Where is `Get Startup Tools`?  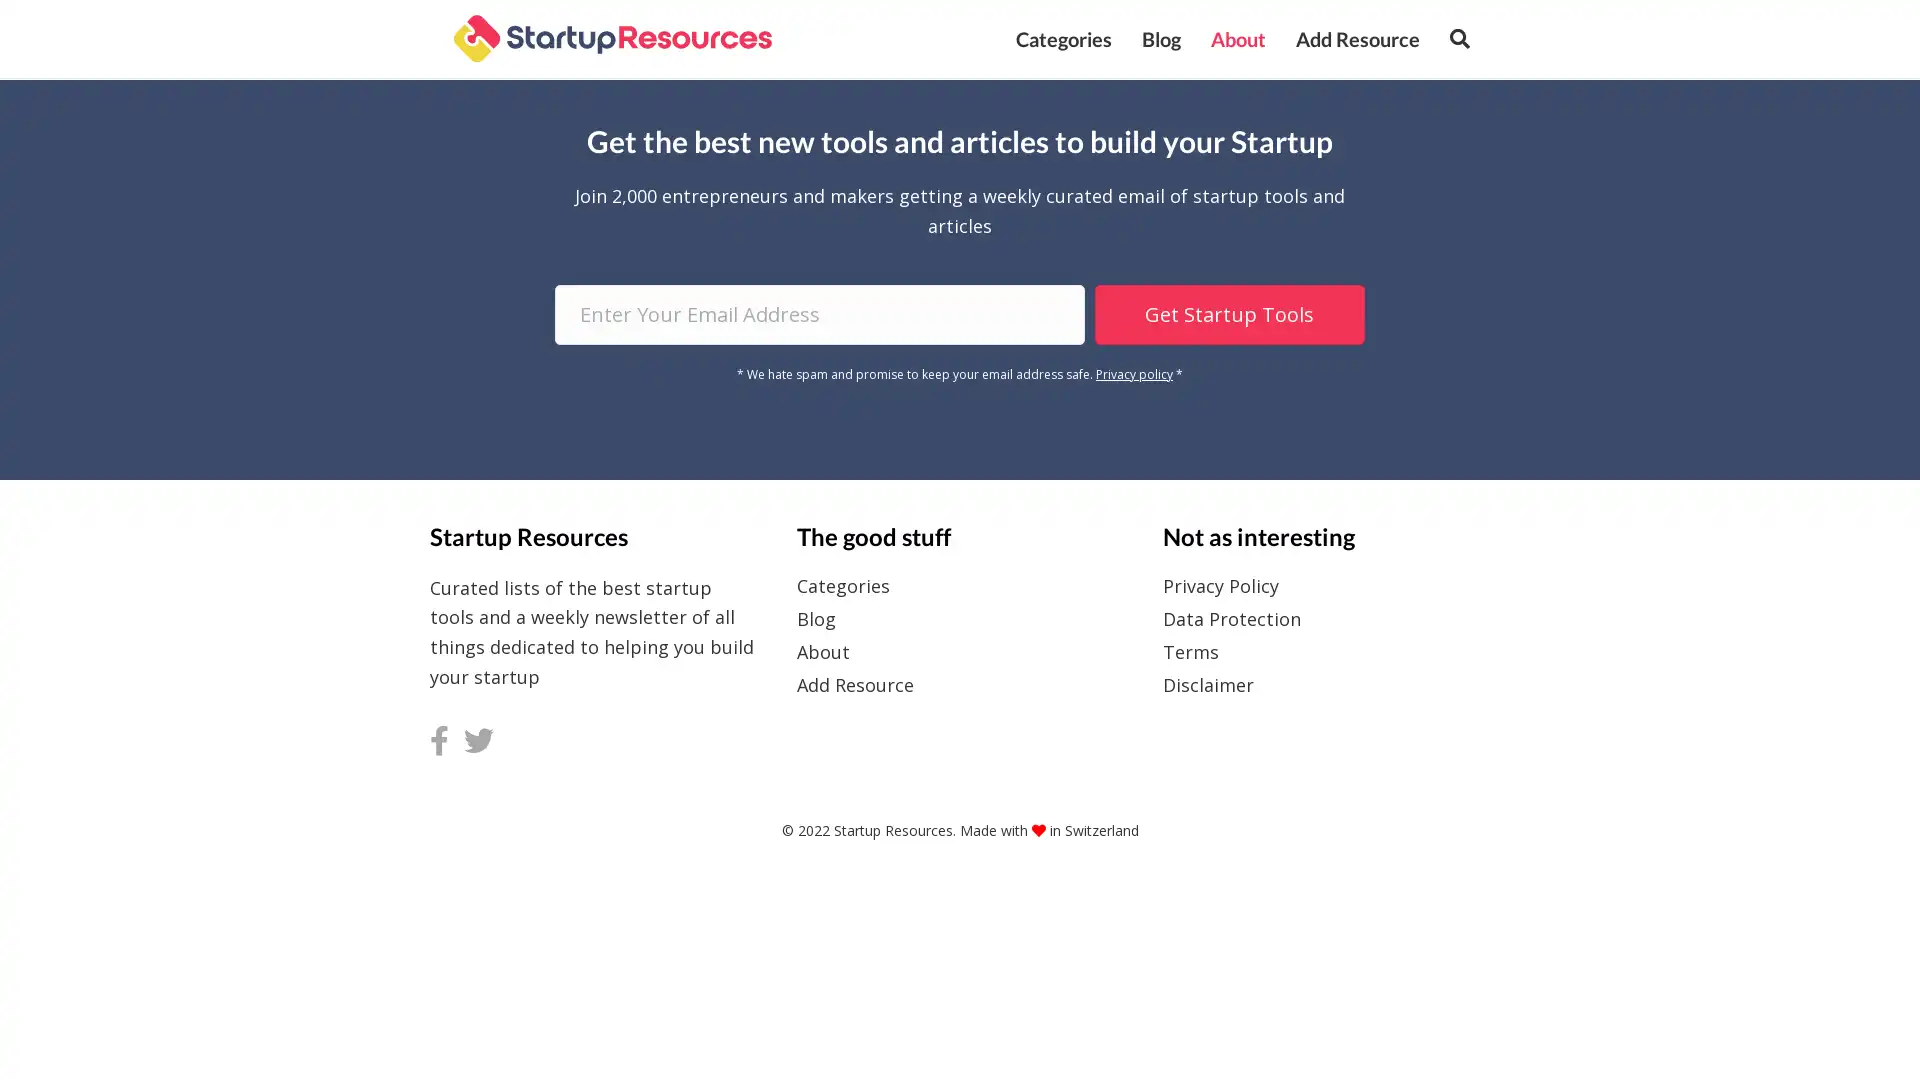
Get Startup Tools is located at coordinates (1227, 313).